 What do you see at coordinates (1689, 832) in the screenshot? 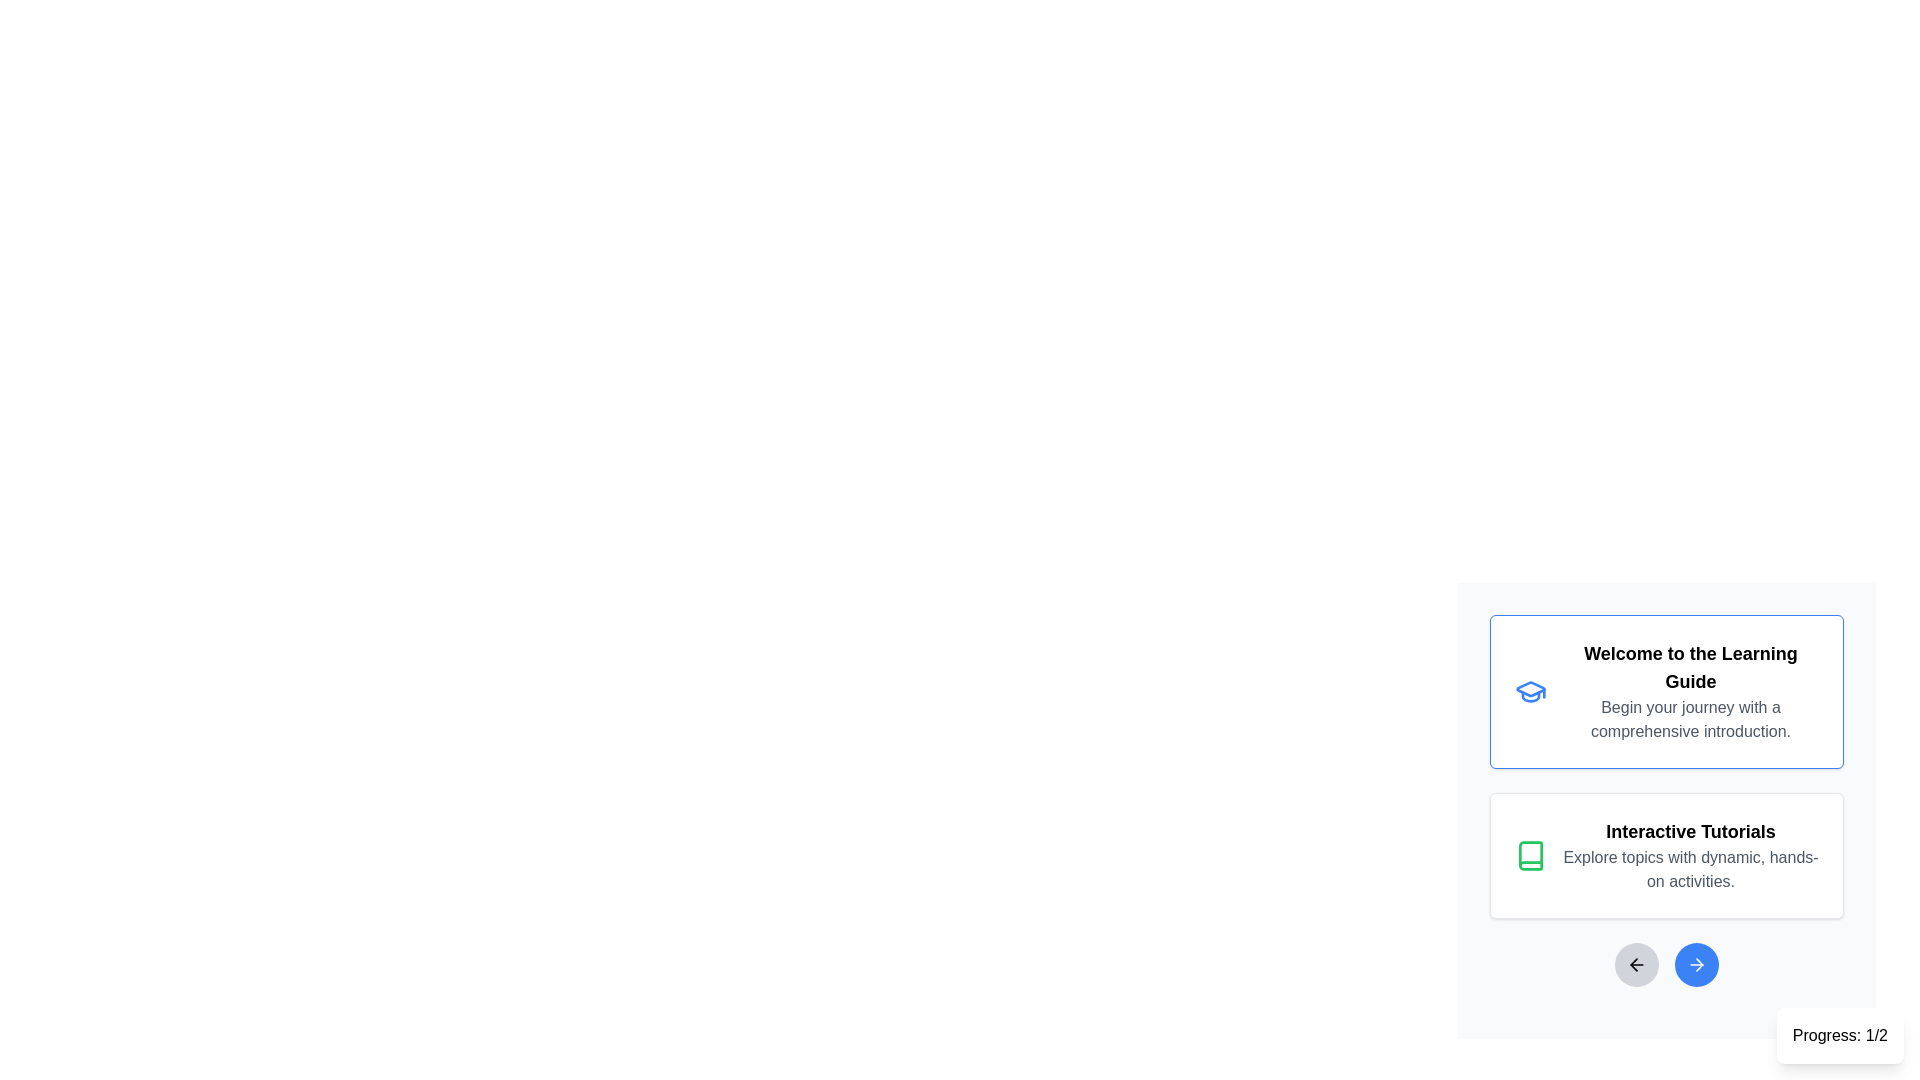
I see `the text label that reads 'Interactive Tutorials', which is styled in large, bold font and is located in a card layout below the 'Welcome to the Learning Guide' card` at bounding box center [1689, 832].